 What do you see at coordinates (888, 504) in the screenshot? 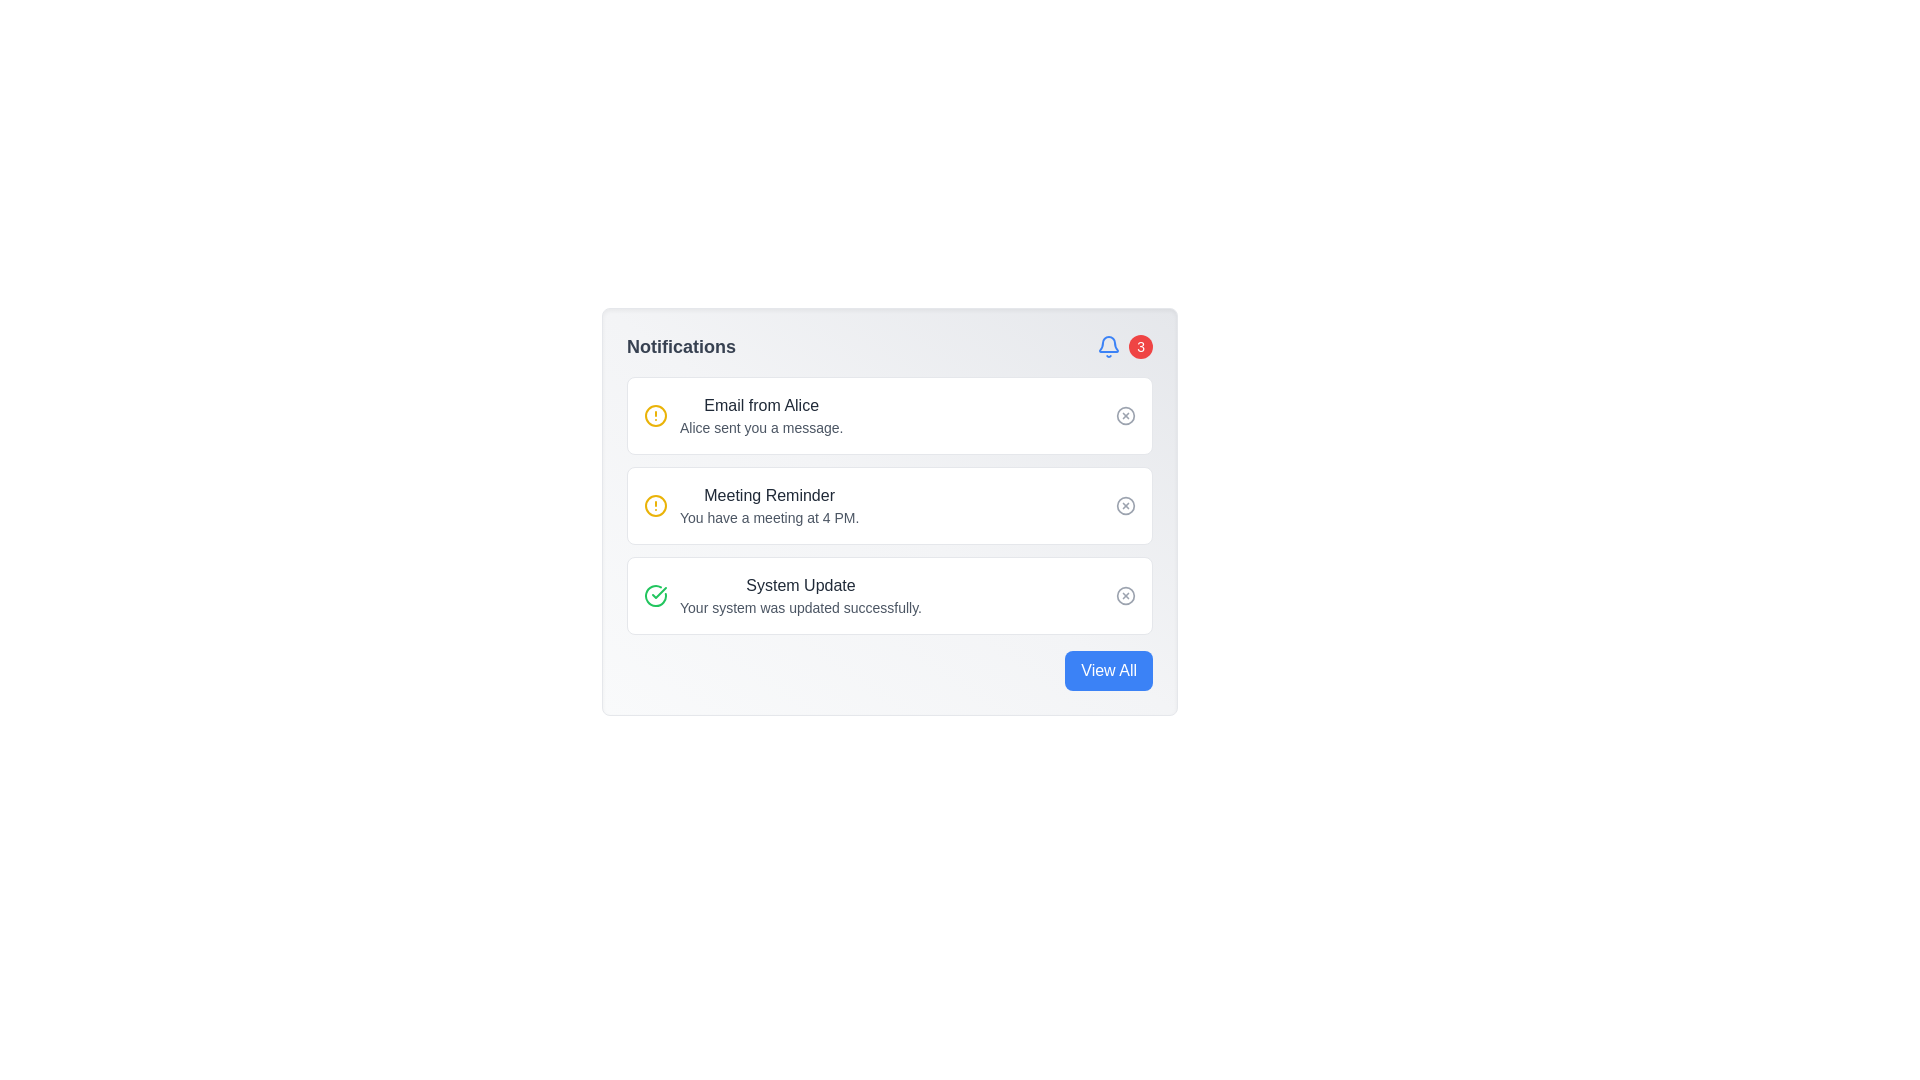
I see `the second notification card titled 'Meeting Reminder', which contains details about a meeting scheduled at 4 PM` at bounding box center [888, 504].